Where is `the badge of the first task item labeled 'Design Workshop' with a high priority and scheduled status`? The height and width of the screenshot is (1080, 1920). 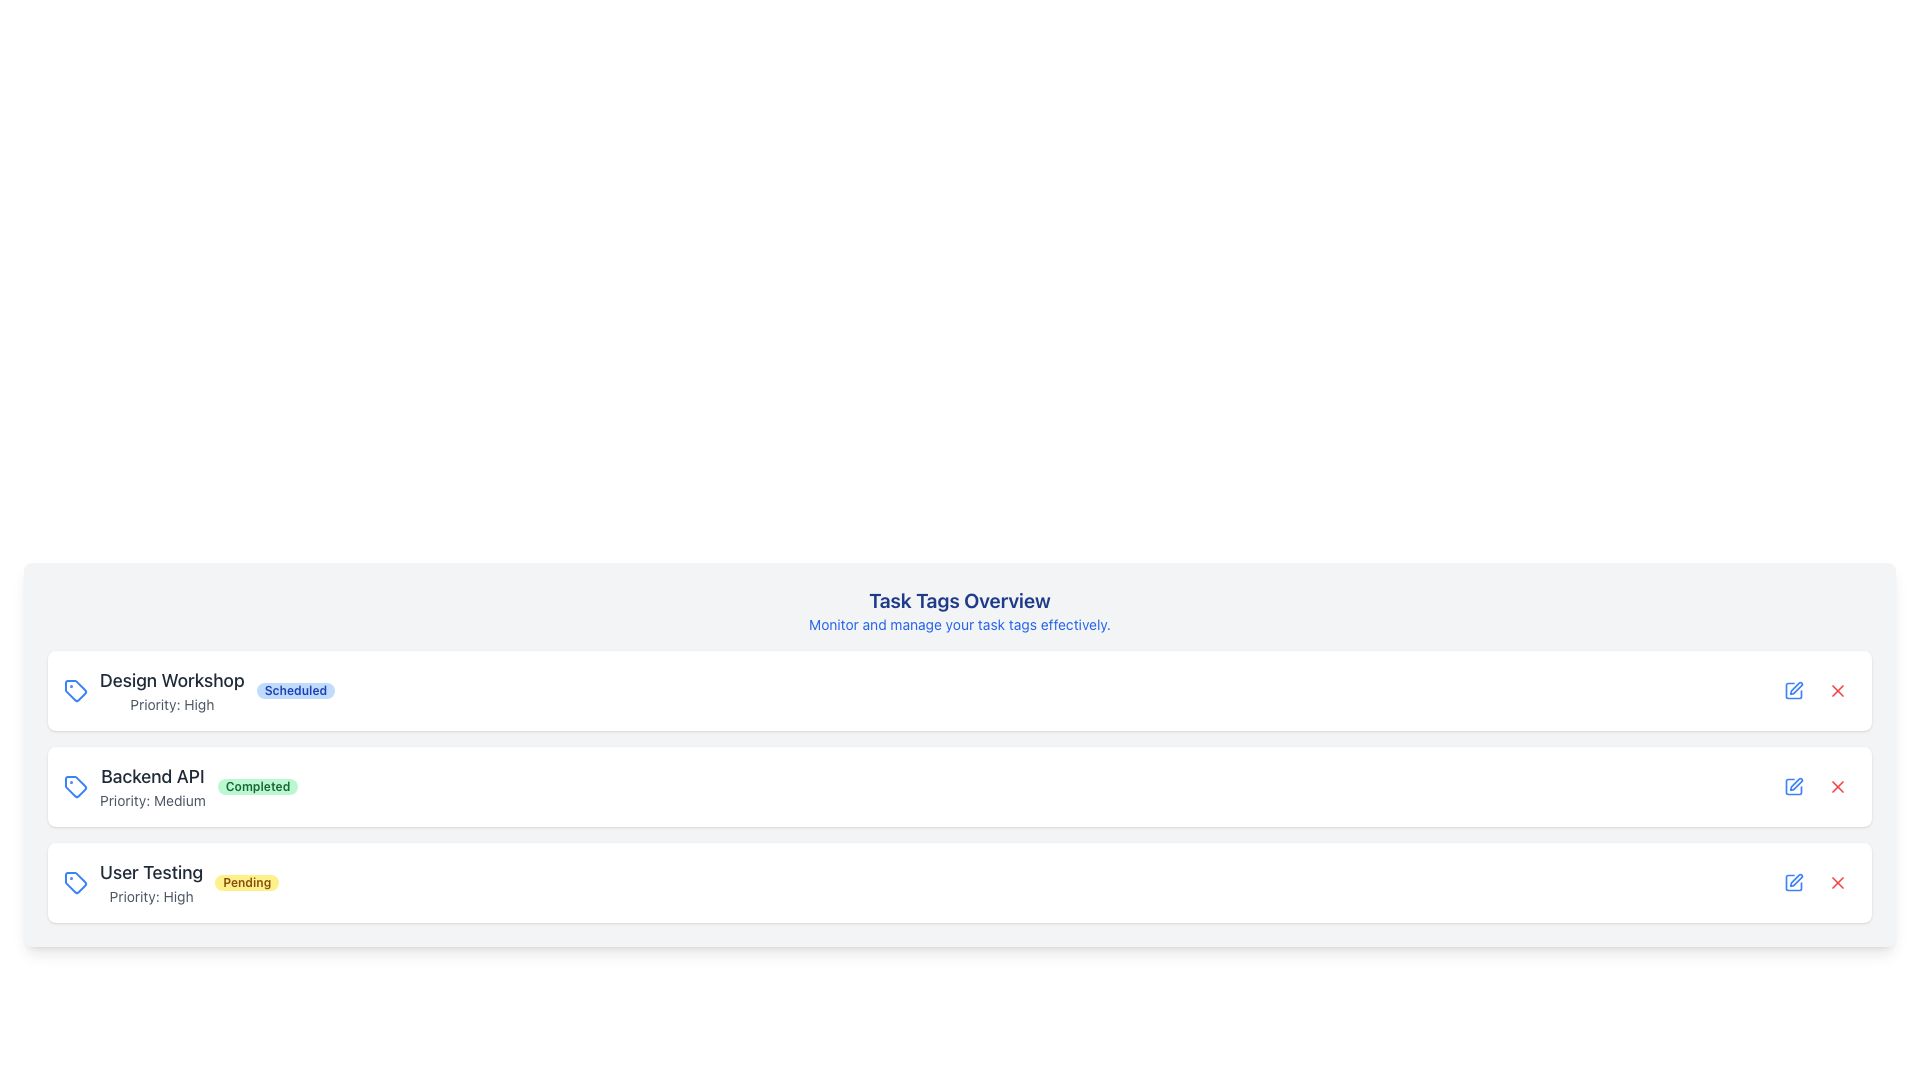
the badge of the first task item labeled 'Design Workshop' with a high priority and scheduled status is located at coordinates (199, 689).